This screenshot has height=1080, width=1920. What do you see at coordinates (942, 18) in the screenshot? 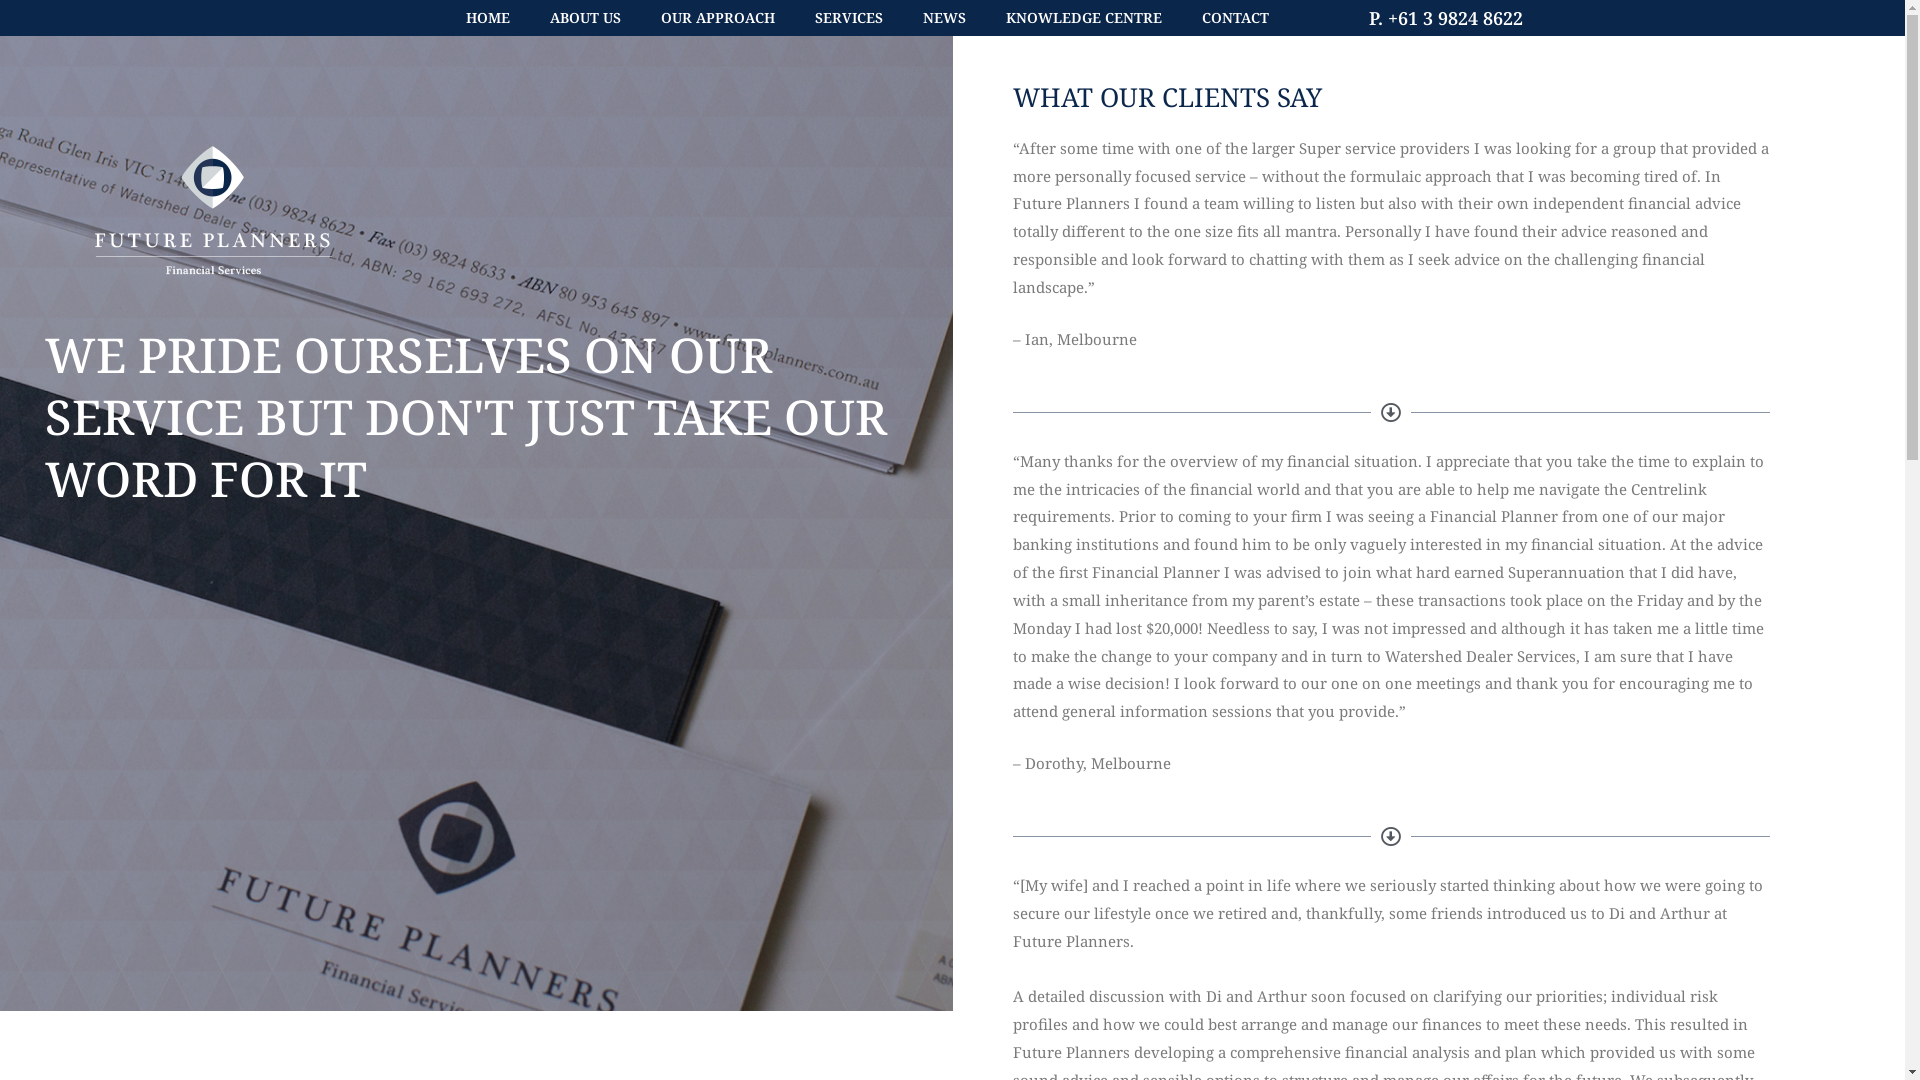
I see `'NEWS'` at bounding box center [942, 18].